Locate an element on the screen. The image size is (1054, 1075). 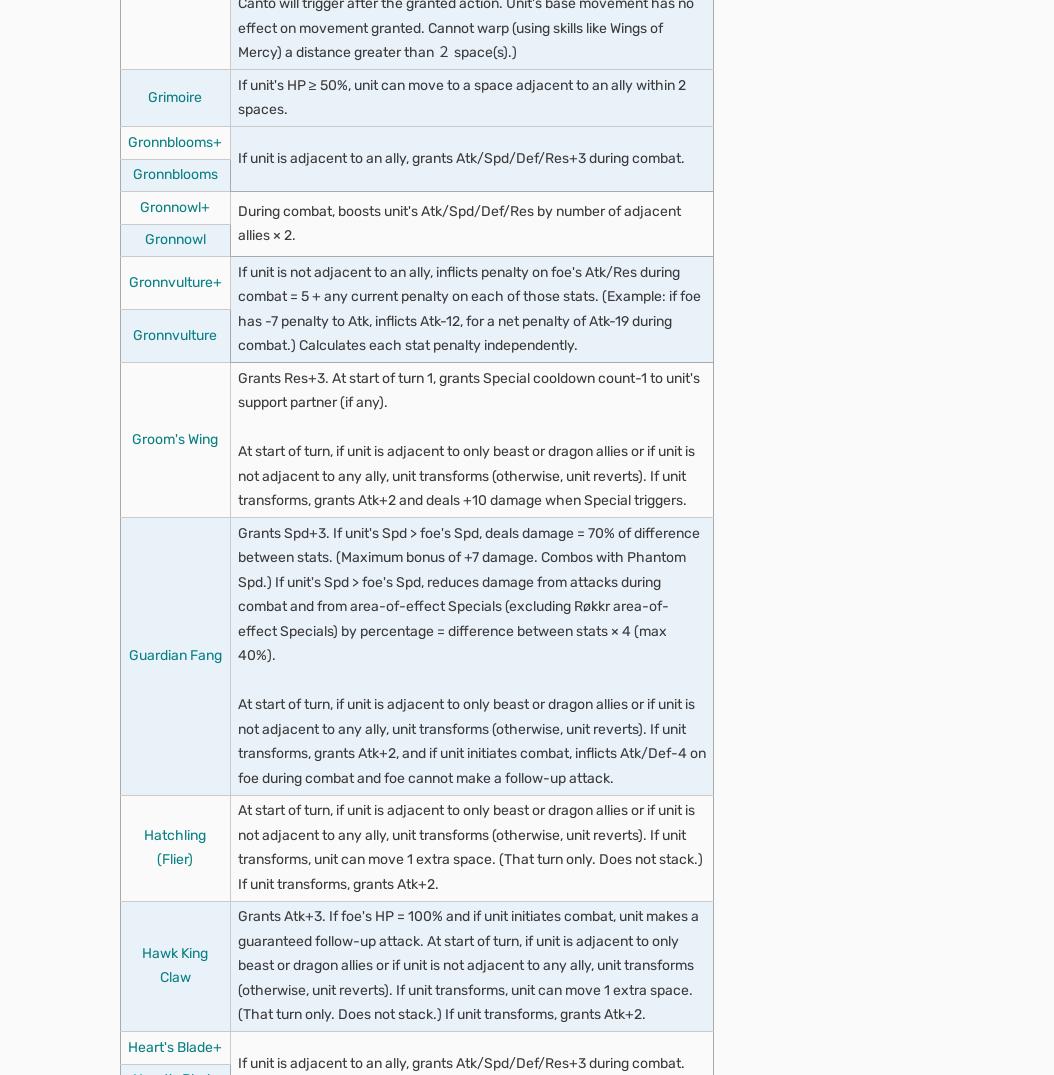
'Advertise' is located at coordinates (83, 488).